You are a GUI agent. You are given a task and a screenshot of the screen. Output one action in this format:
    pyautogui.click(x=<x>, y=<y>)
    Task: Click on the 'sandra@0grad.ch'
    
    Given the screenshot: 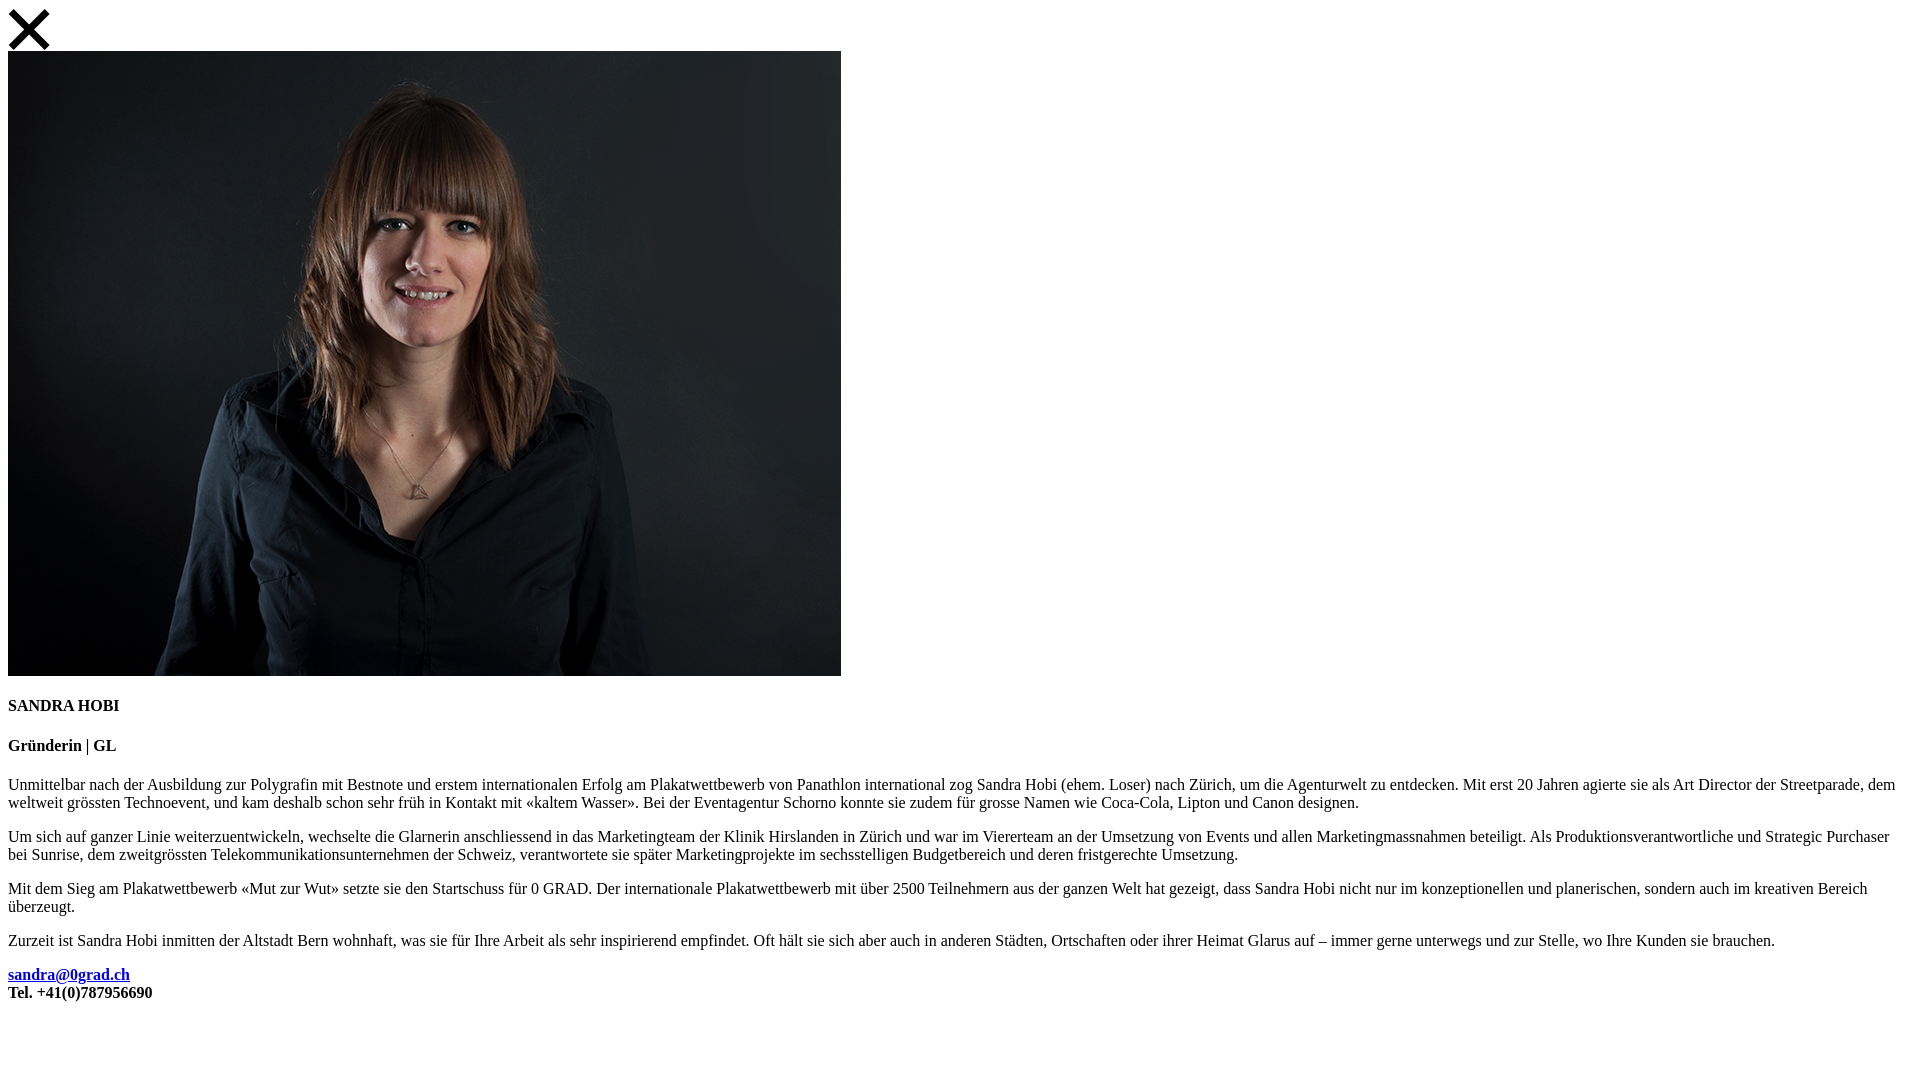 What is the action you would take?
    pyautogui.click(x=68, y=973)
    